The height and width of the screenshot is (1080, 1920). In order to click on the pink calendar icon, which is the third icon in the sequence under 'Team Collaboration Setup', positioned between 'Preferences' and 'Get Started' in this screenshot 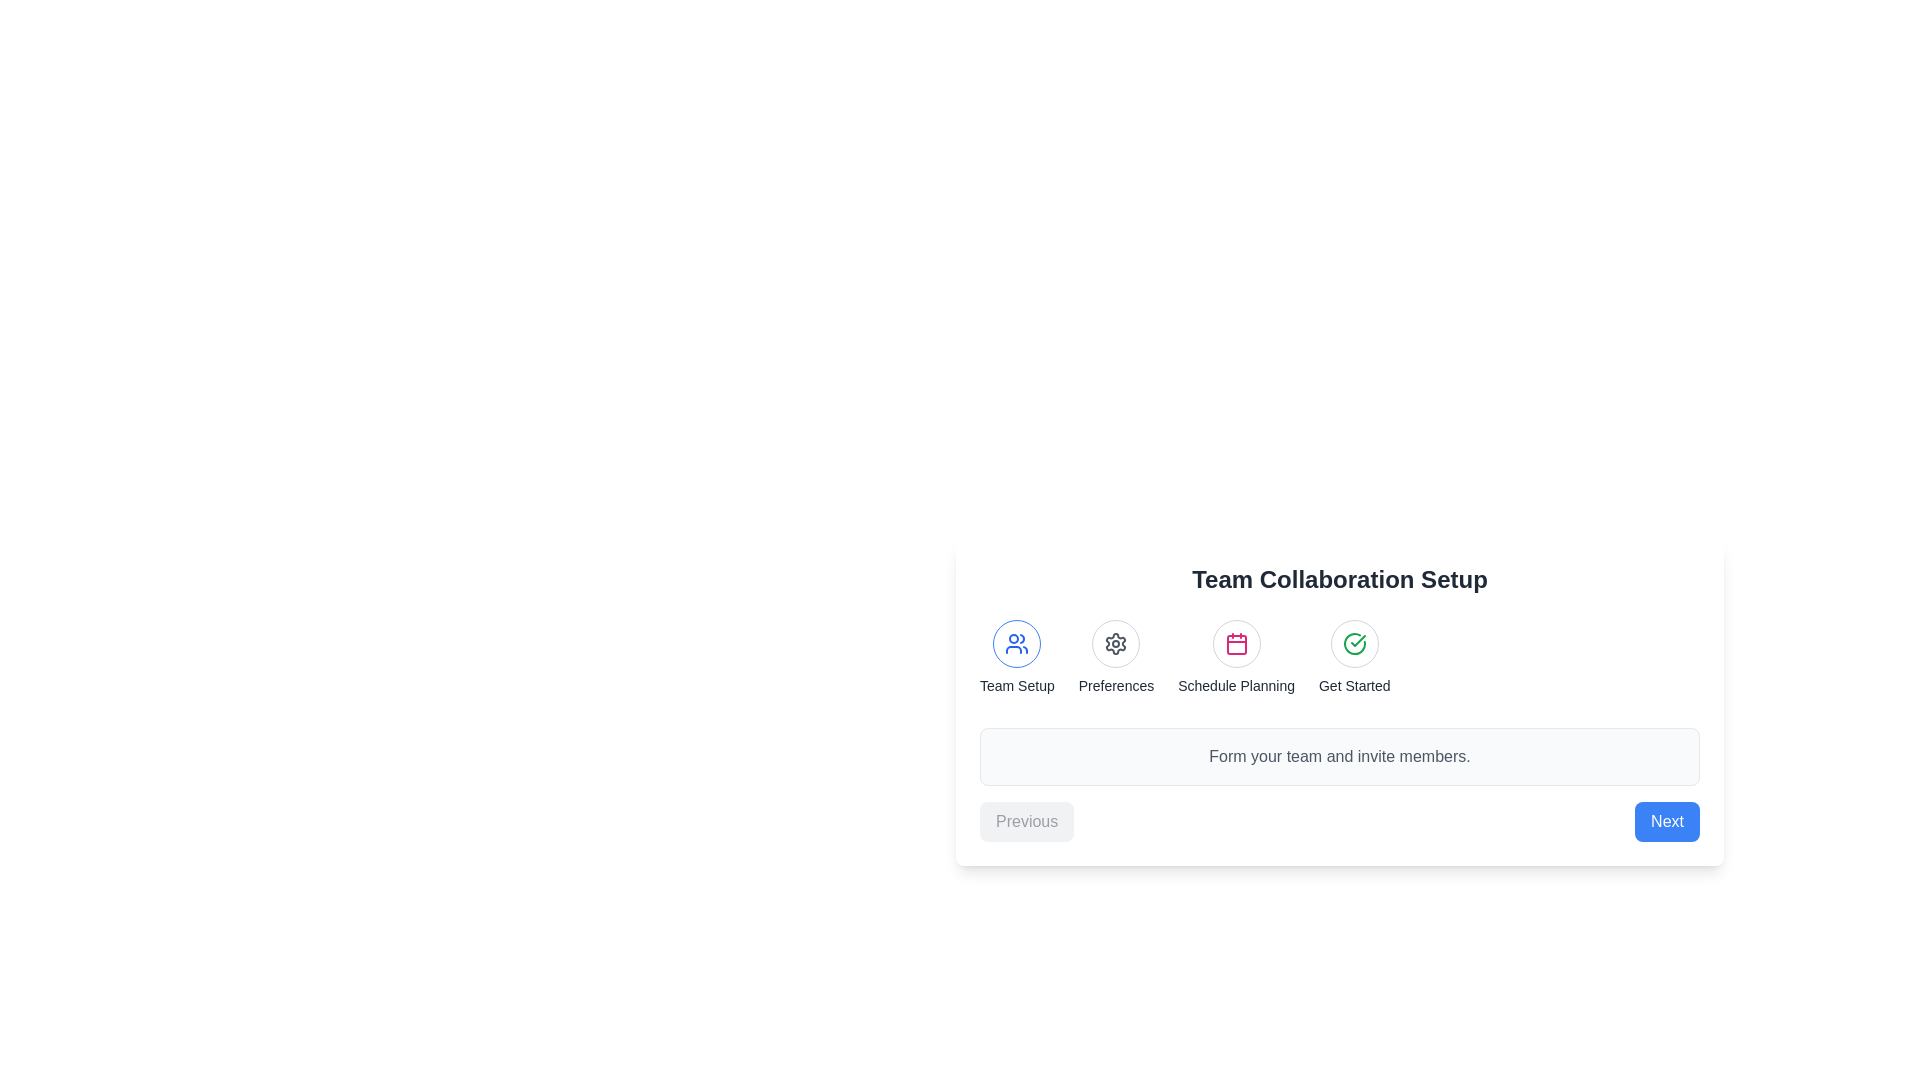, I will do `click(1235, 644)`.